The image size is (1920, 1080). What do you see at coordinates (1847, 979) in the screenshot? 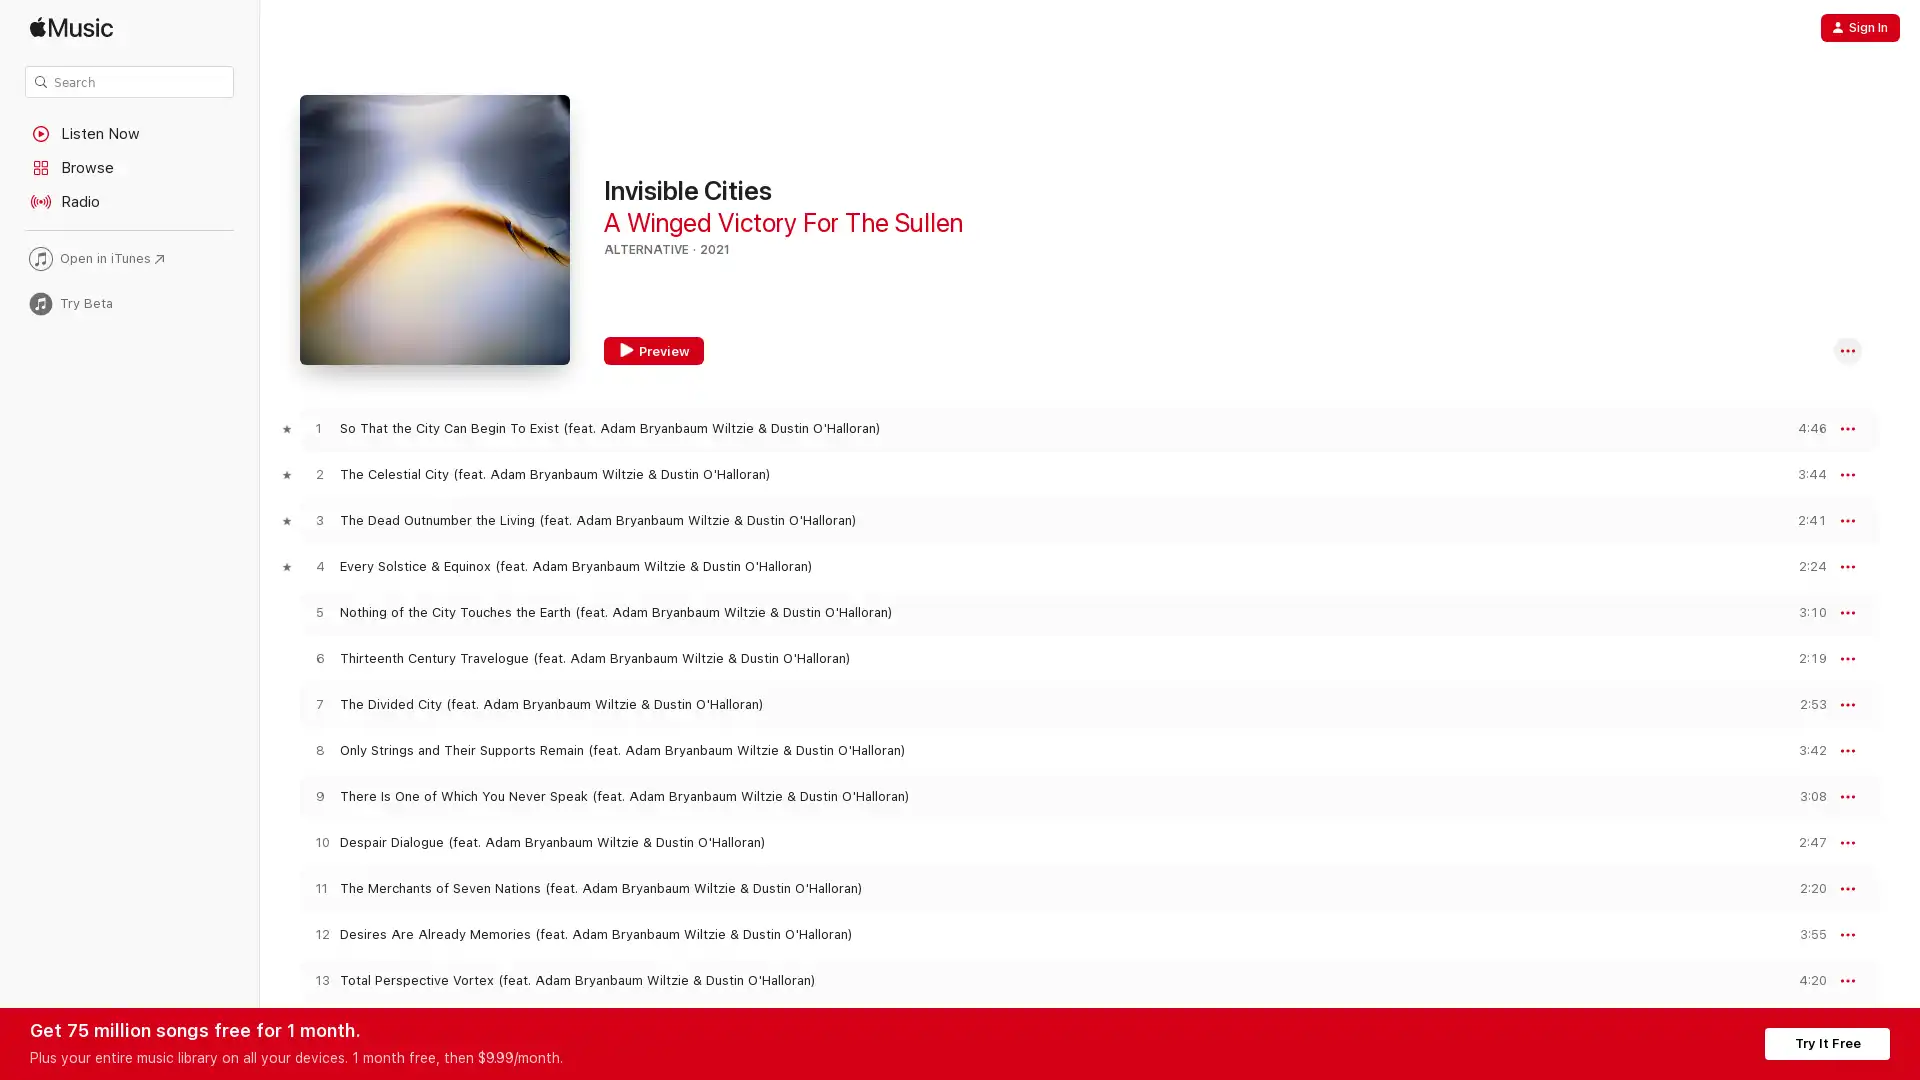
I see `More` at bounding box center [1847, 979].